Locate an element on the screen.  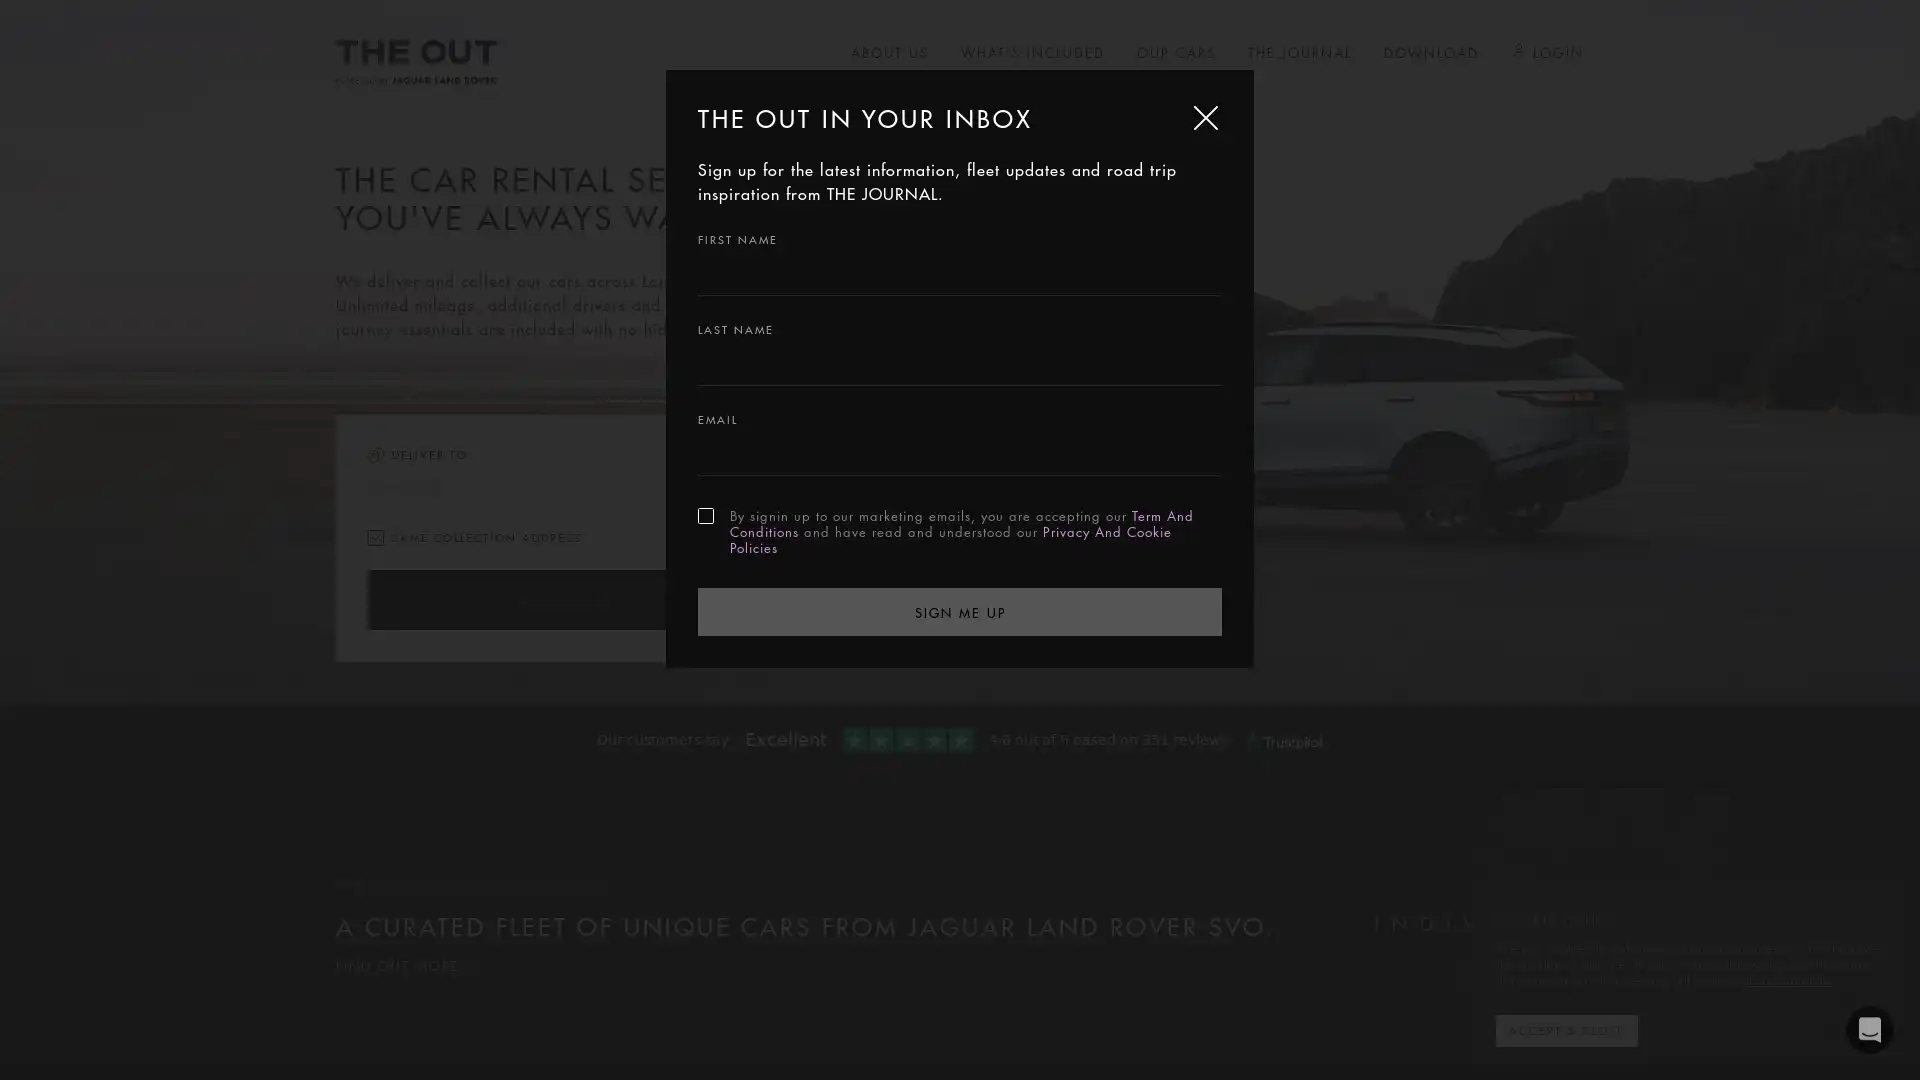
SIGN ME UP is located at coordinates (960, 609).